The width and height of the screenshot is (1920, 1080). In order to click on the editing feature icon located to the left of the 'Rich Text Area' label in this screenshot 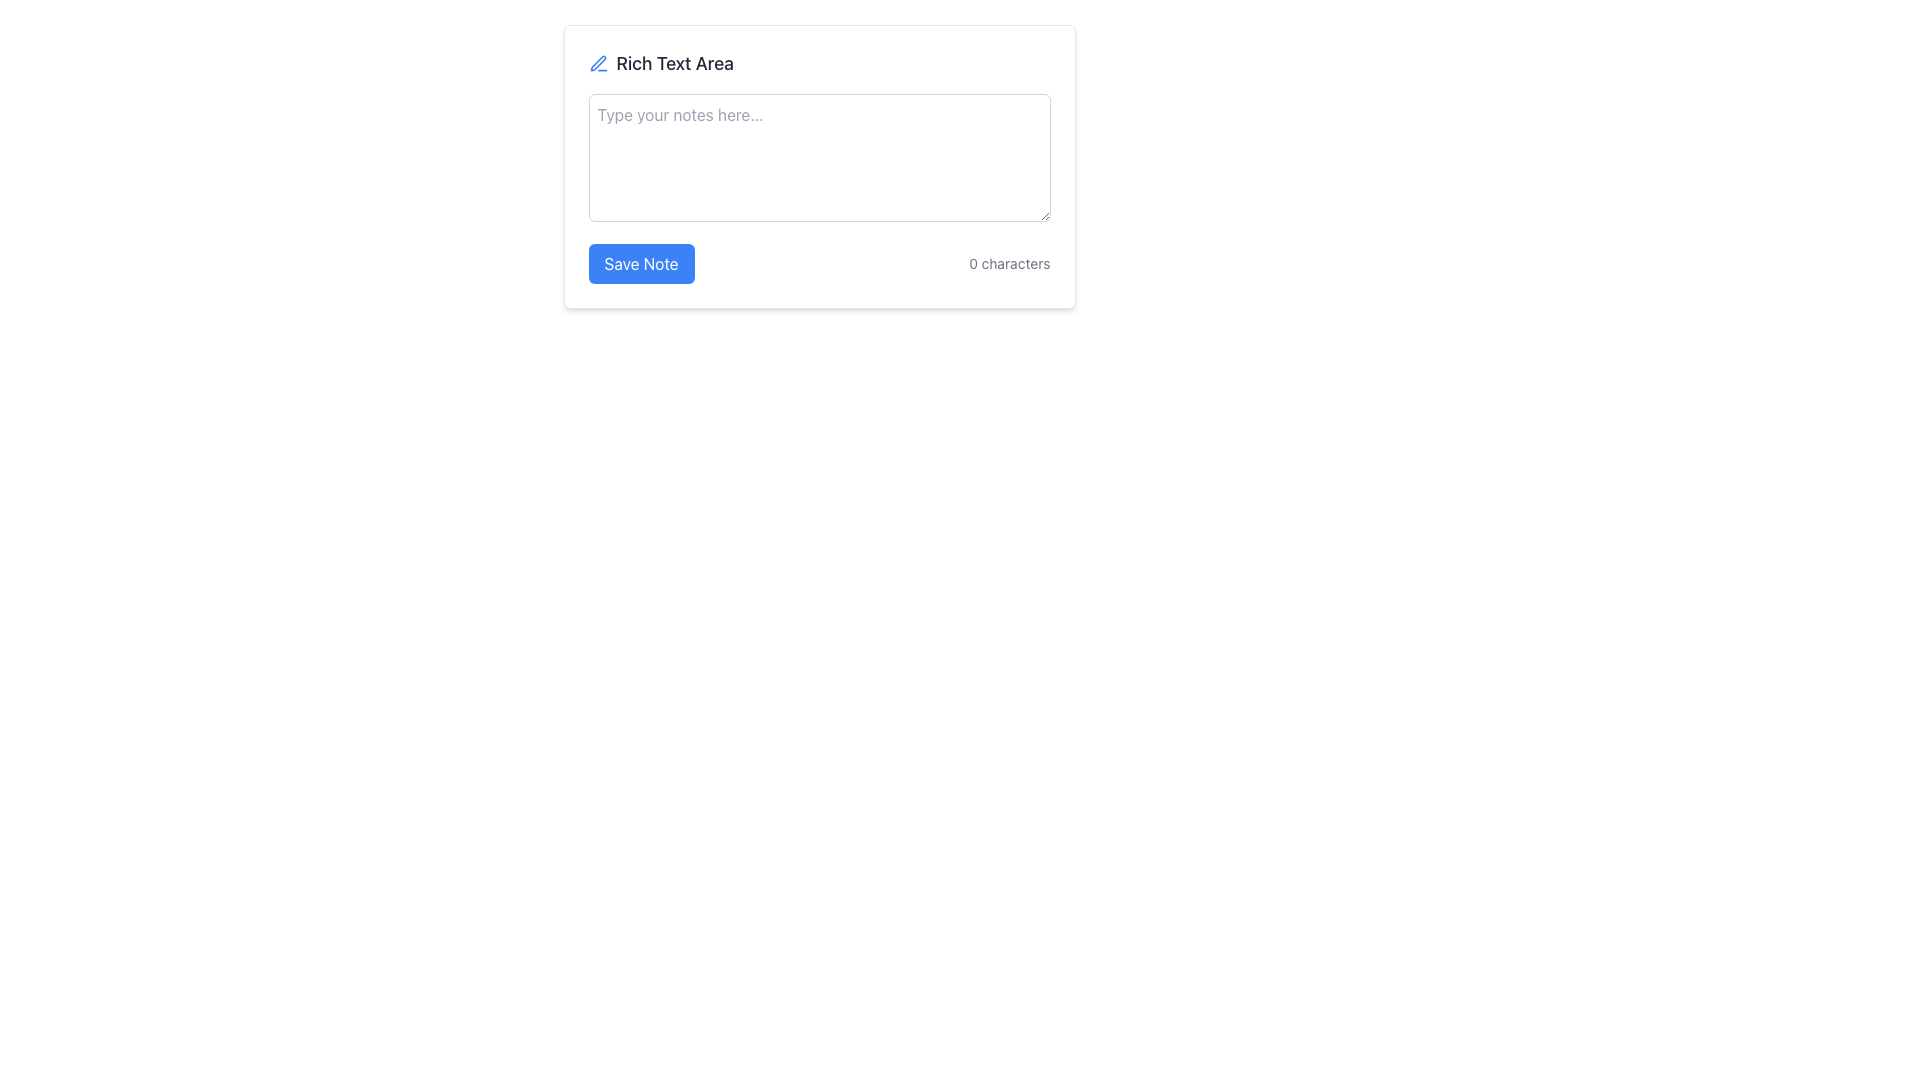, I will do `click(597, 63)`.